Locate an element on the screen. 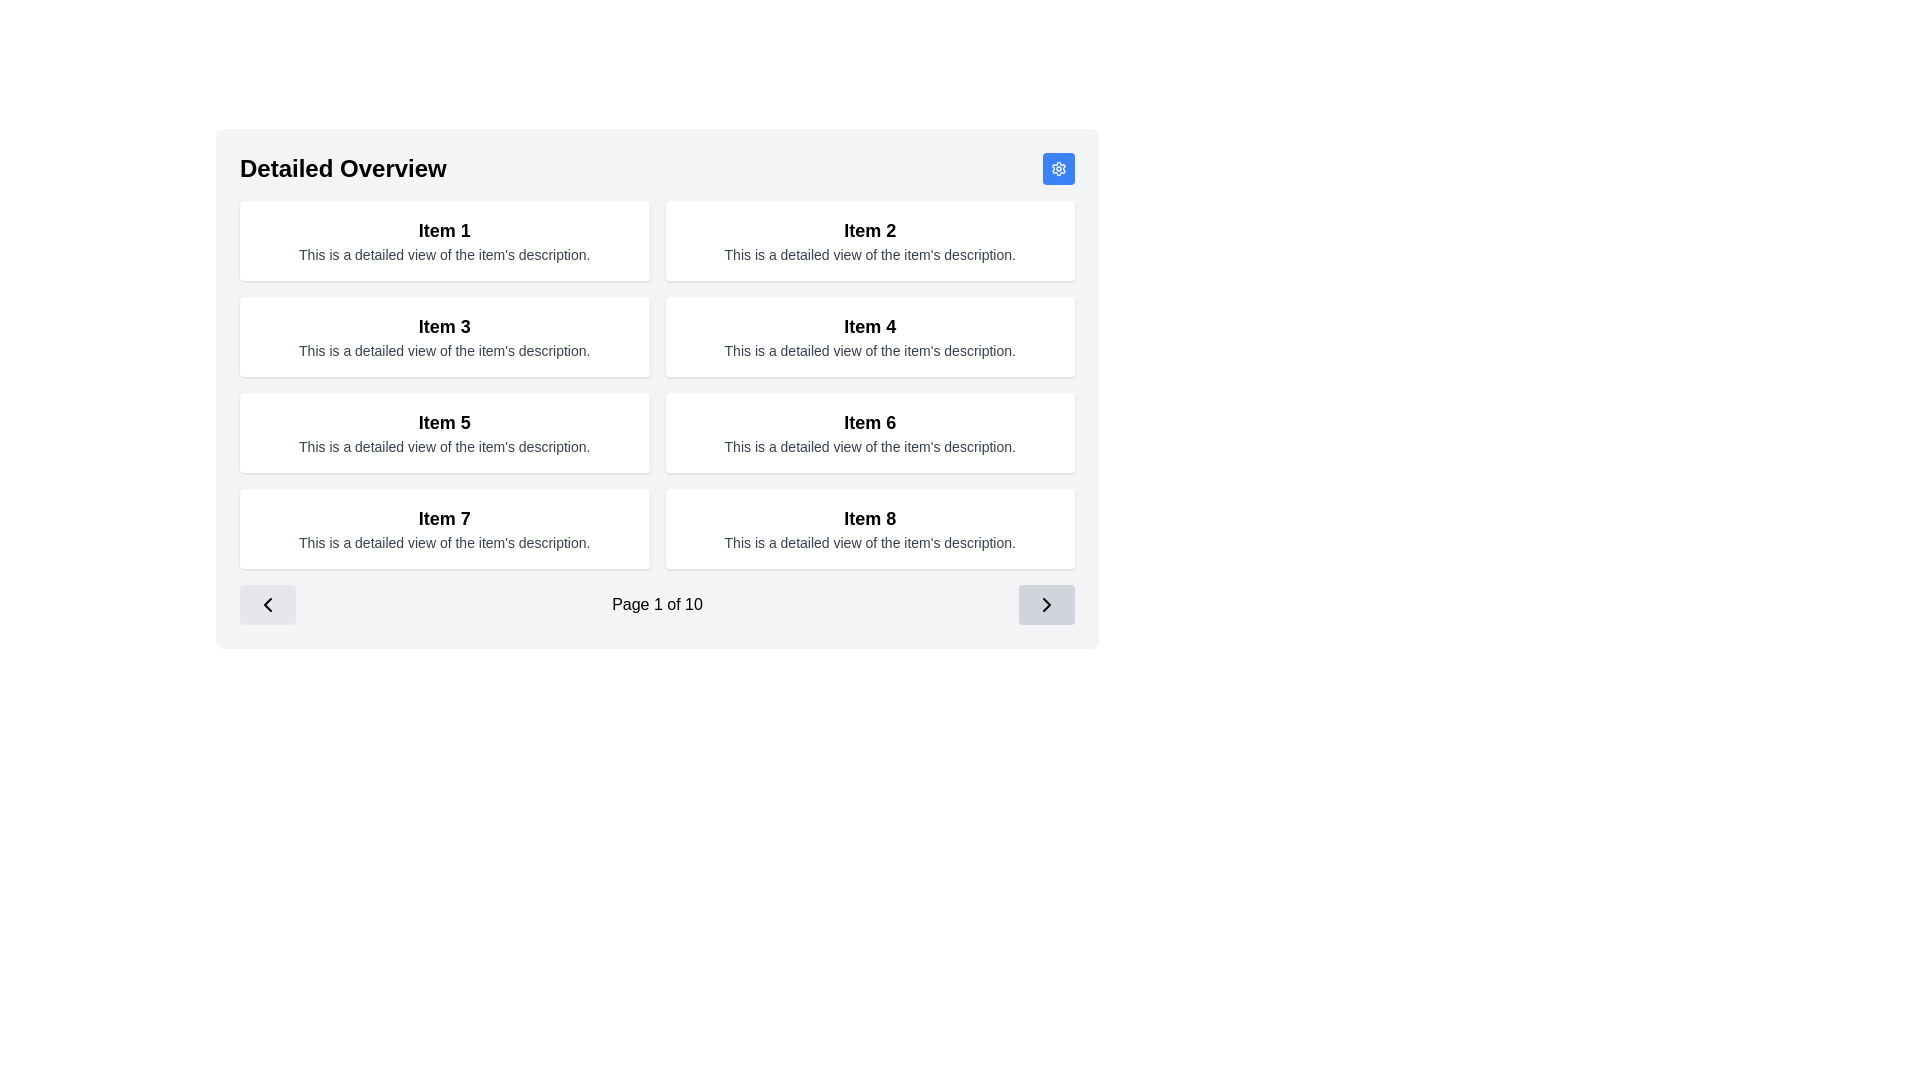 The width and height of the screenshot is (1920, 1080). text from the Text Label displaying 'This is a detailed view of the item's description.' located in the top-left card of the grid layout, below the title 'Item 1.' is located at coordinates (443, 253).